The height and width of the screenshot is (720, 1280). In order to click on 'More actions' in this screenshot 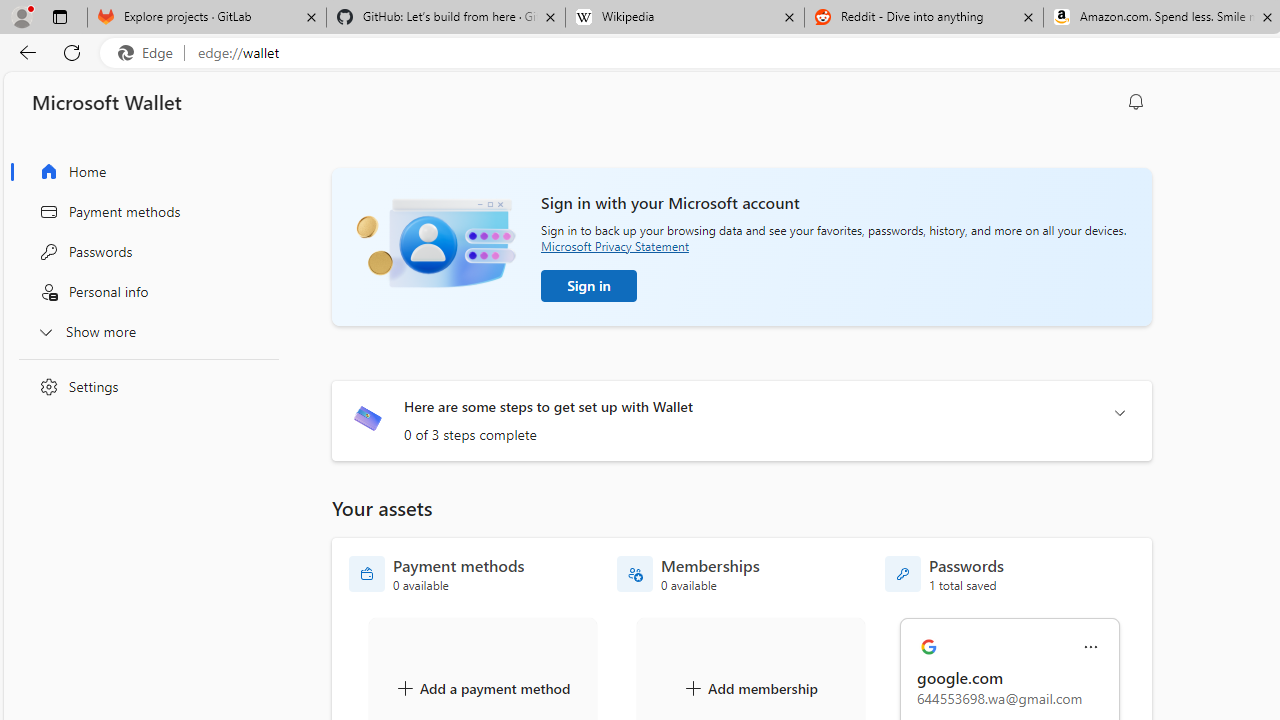, I will do `click(1090, 647)`.